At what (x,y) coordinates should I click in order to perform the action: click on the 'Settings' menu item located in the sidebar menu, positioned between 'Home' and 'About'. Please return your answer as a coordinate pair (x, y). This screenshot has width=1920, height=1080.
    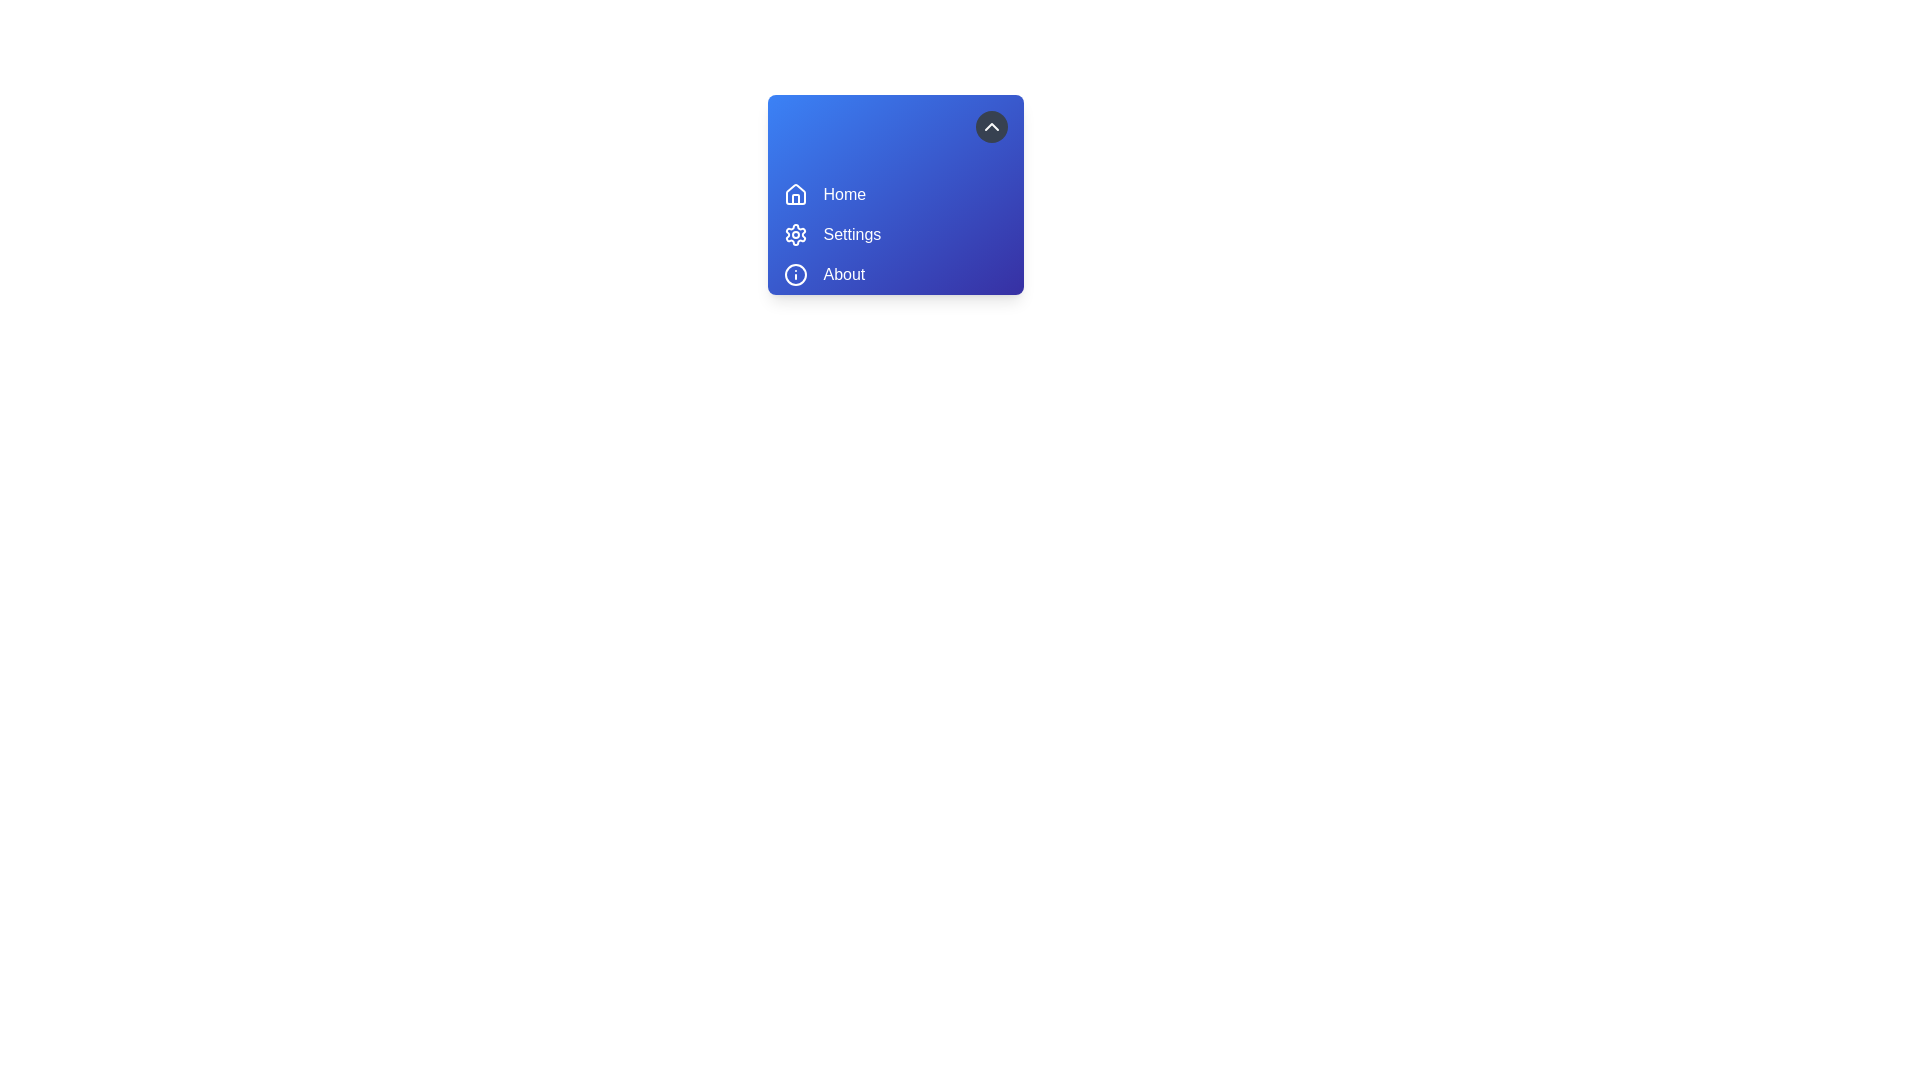
    Looking at the image, I should click on (894, 234).